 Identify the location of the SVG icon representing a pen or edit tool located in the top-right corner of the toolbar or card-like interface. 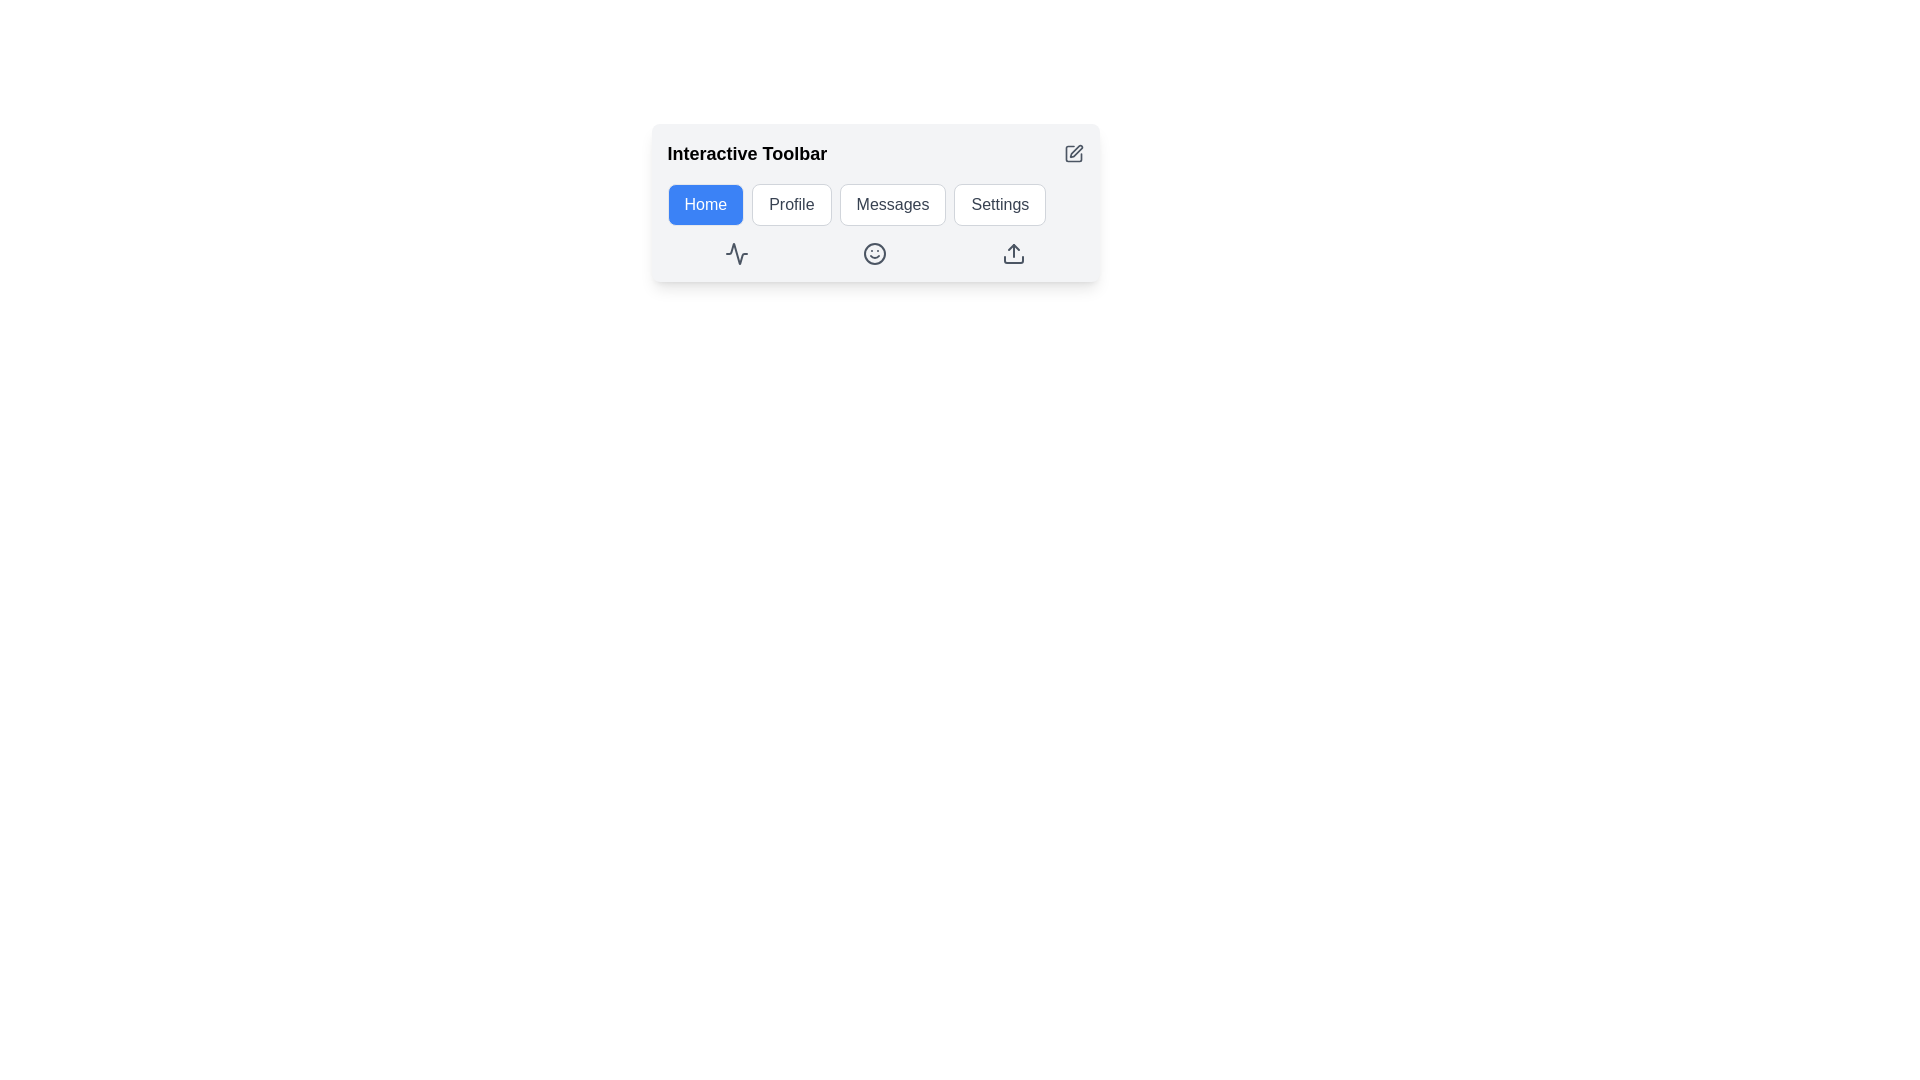
(1074, 150).